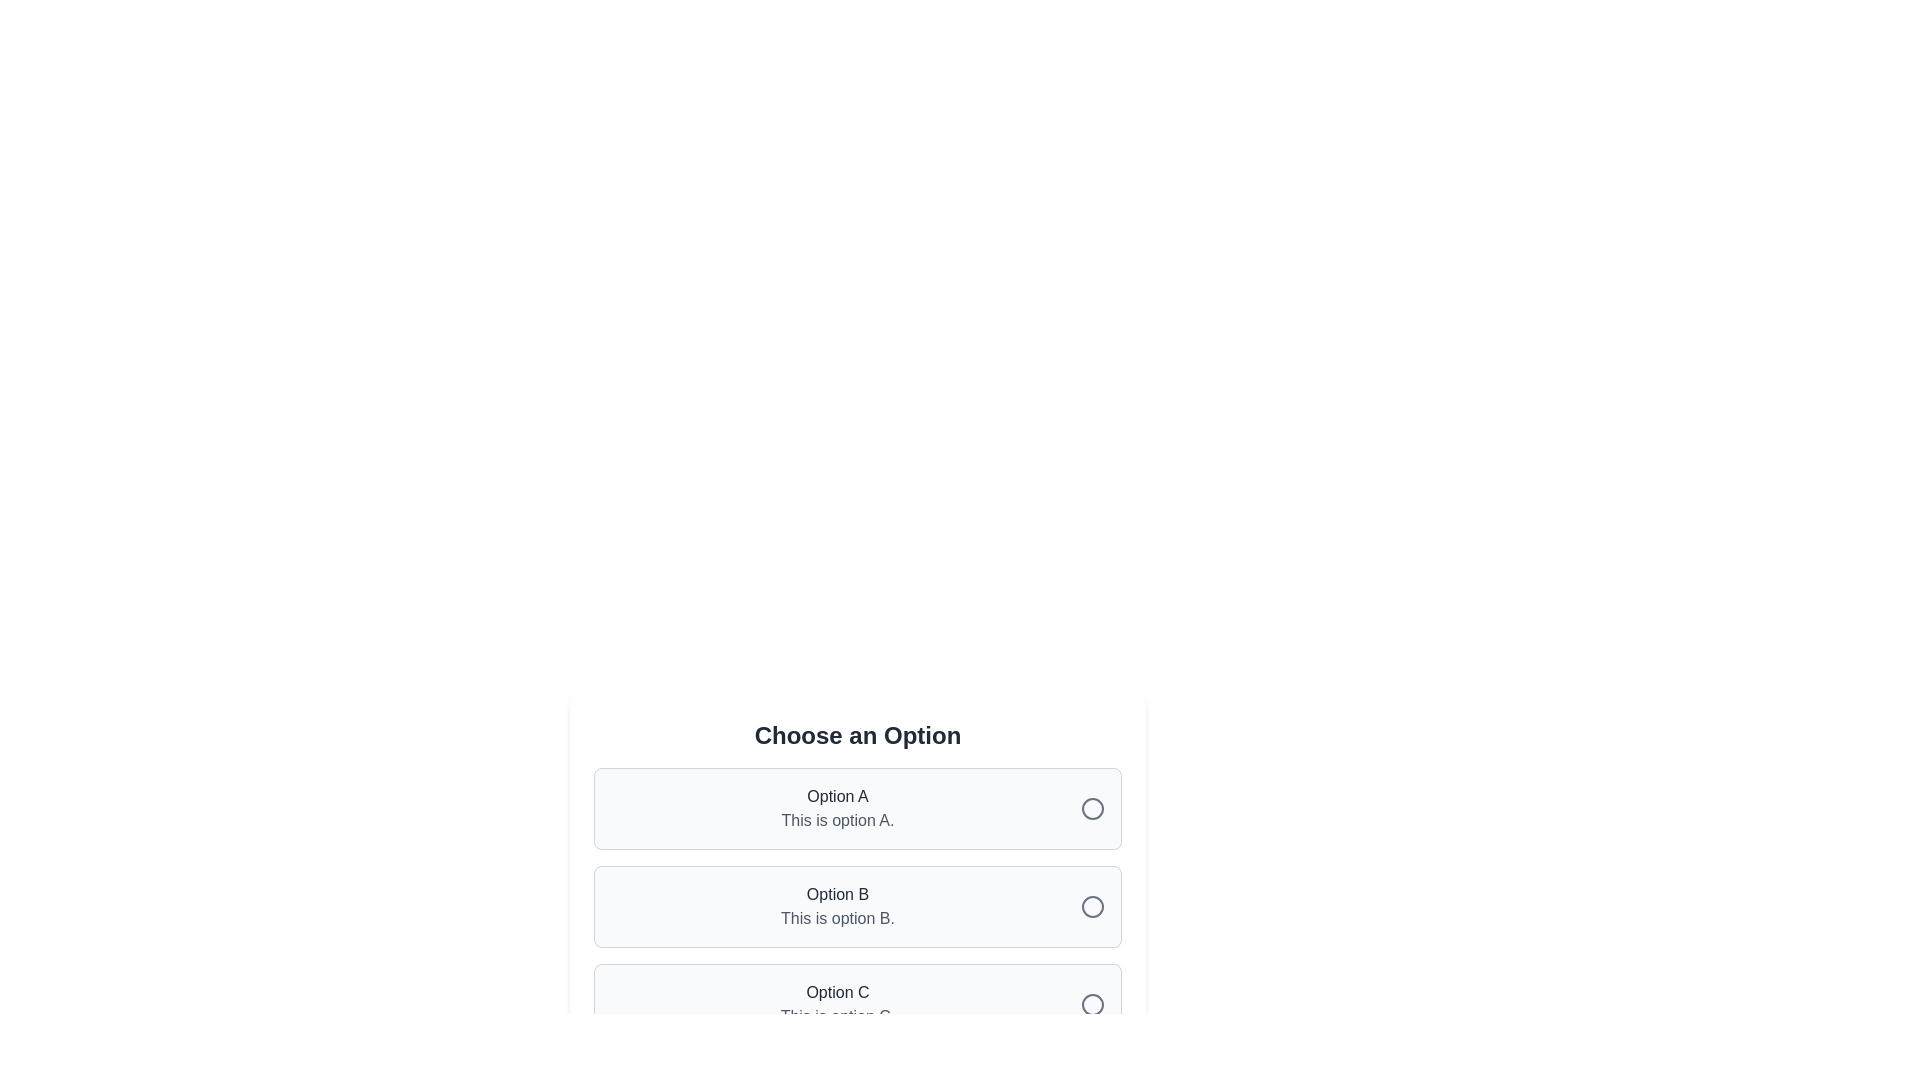 The height and width of the screenshot is (1080, 1920). What do you see at coordinates (838, 808) in the screenshot?
I see `the first informational text block in the vertical list` at bounding box center [838, 808].